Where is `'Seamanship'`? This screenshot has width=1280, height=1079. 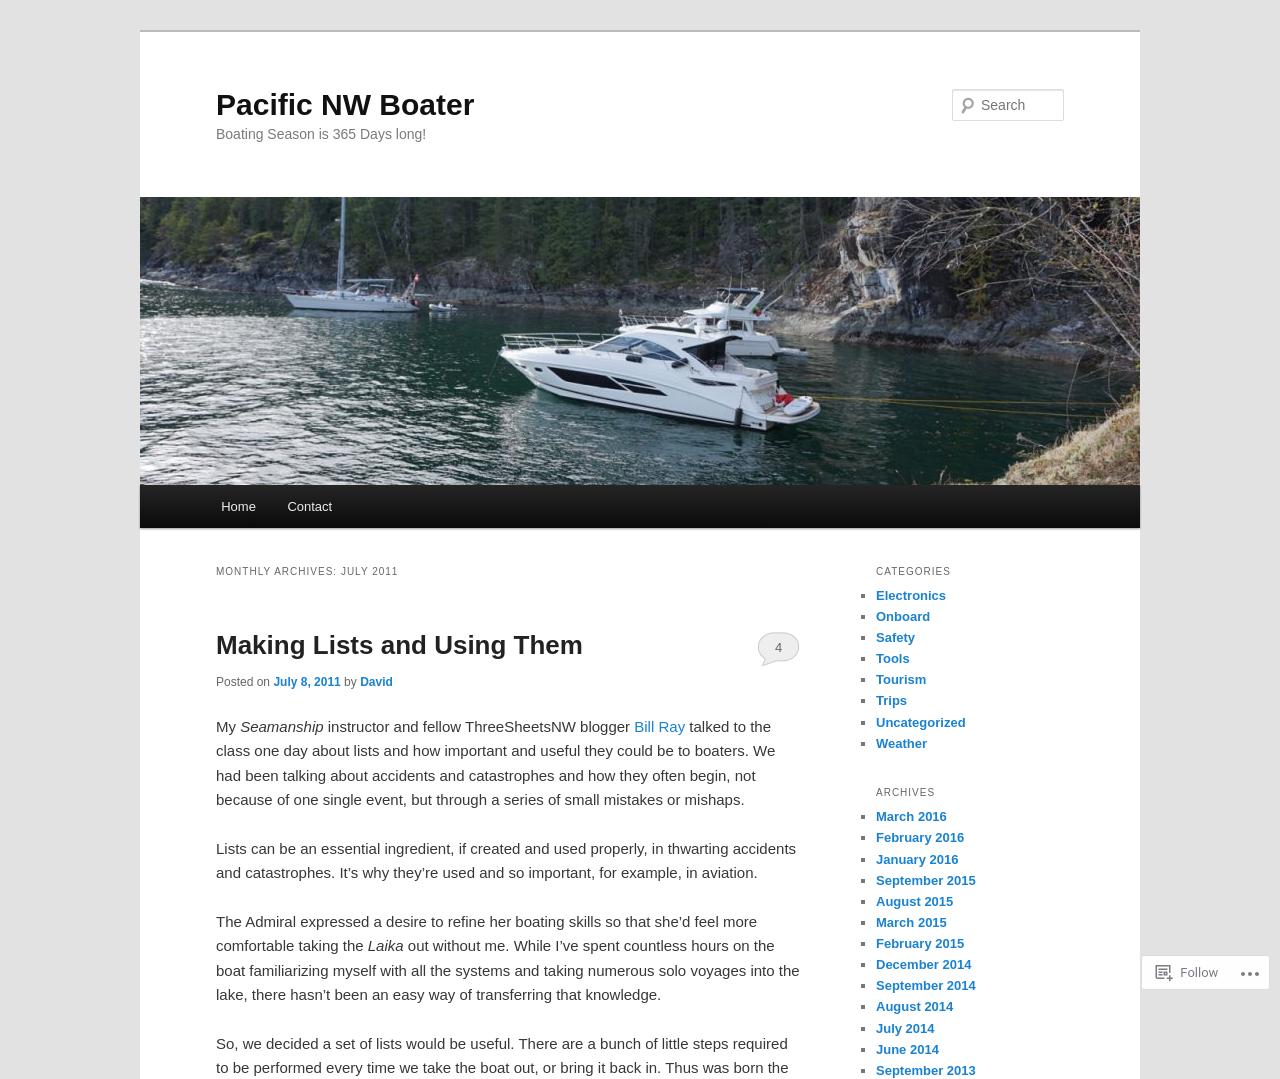
'Seamanship' is located at coordinates (280, 725).